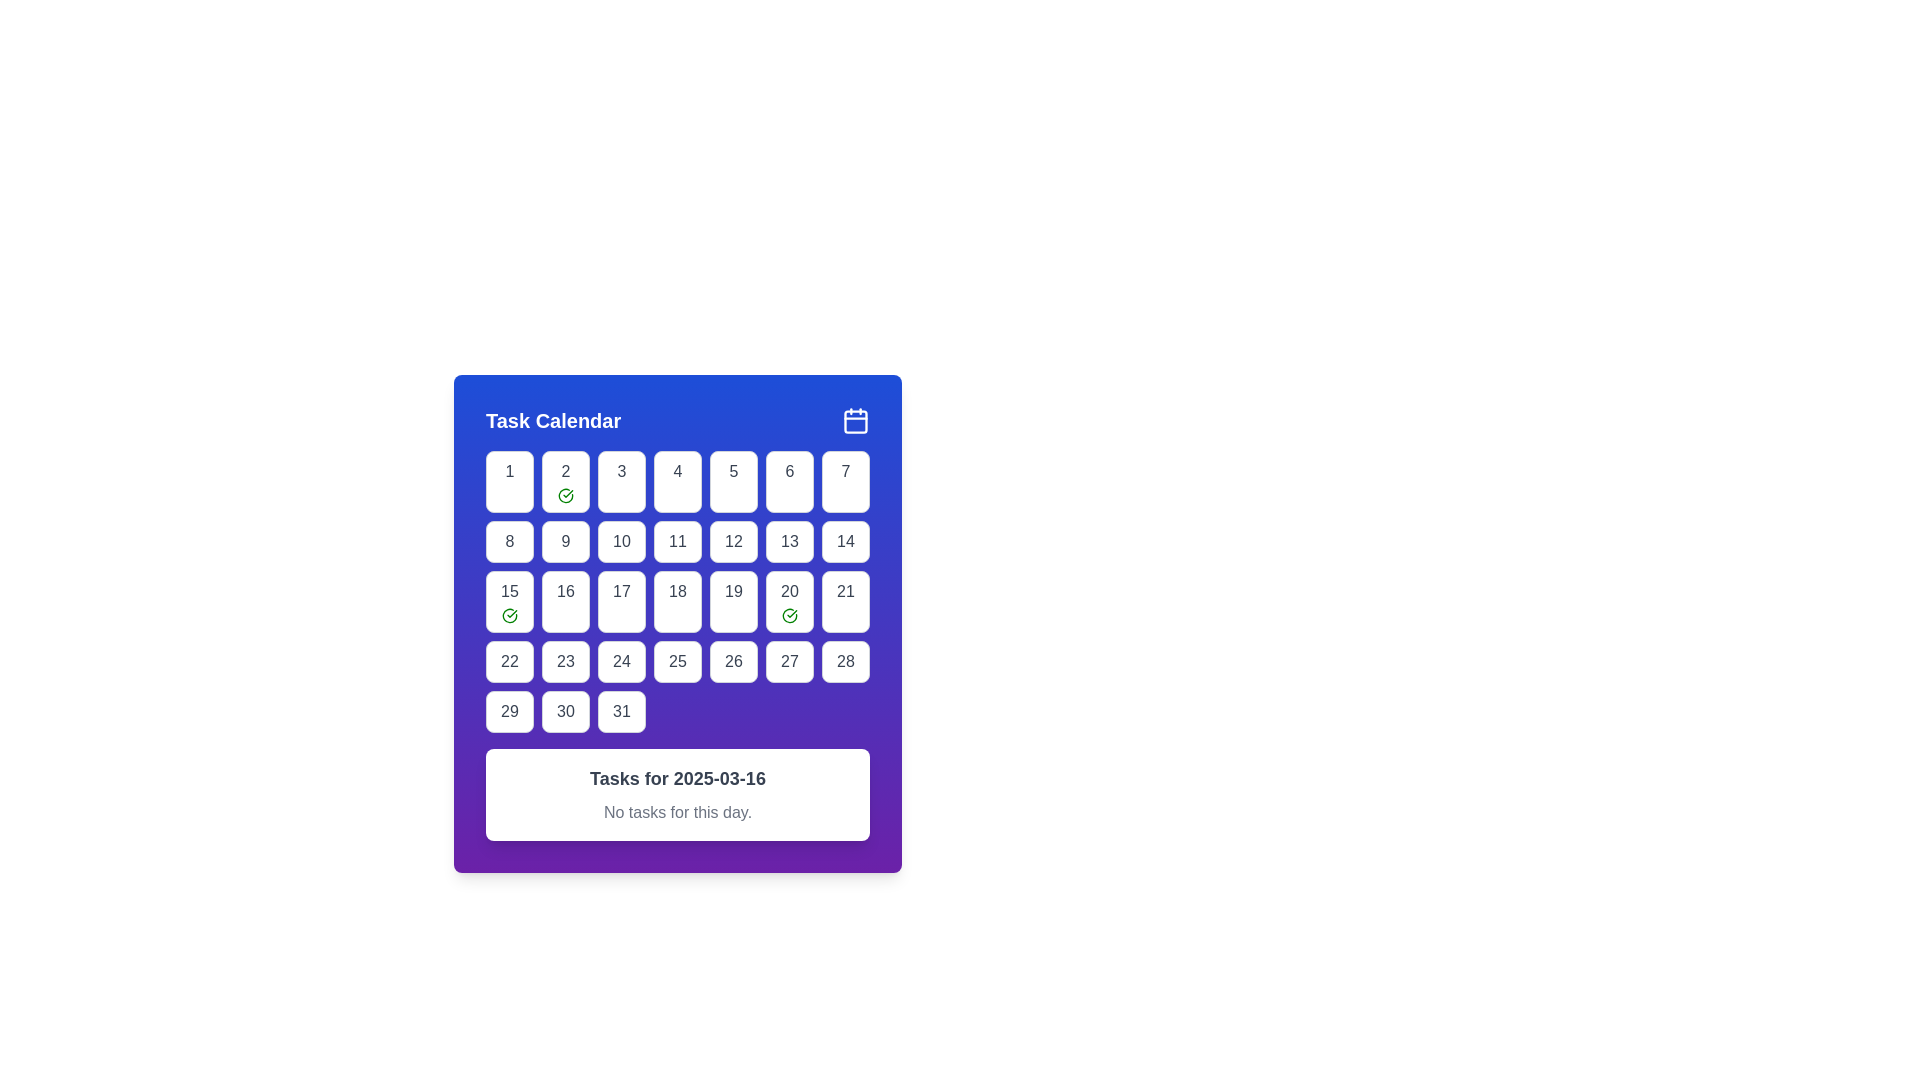 Image resolution: width=1920 pixels, height=1080 pixels. Describe the element at coordinates (621, 542) in the screenshot. I see `the button-like calendar date cell displaying the number '10'` at that location.